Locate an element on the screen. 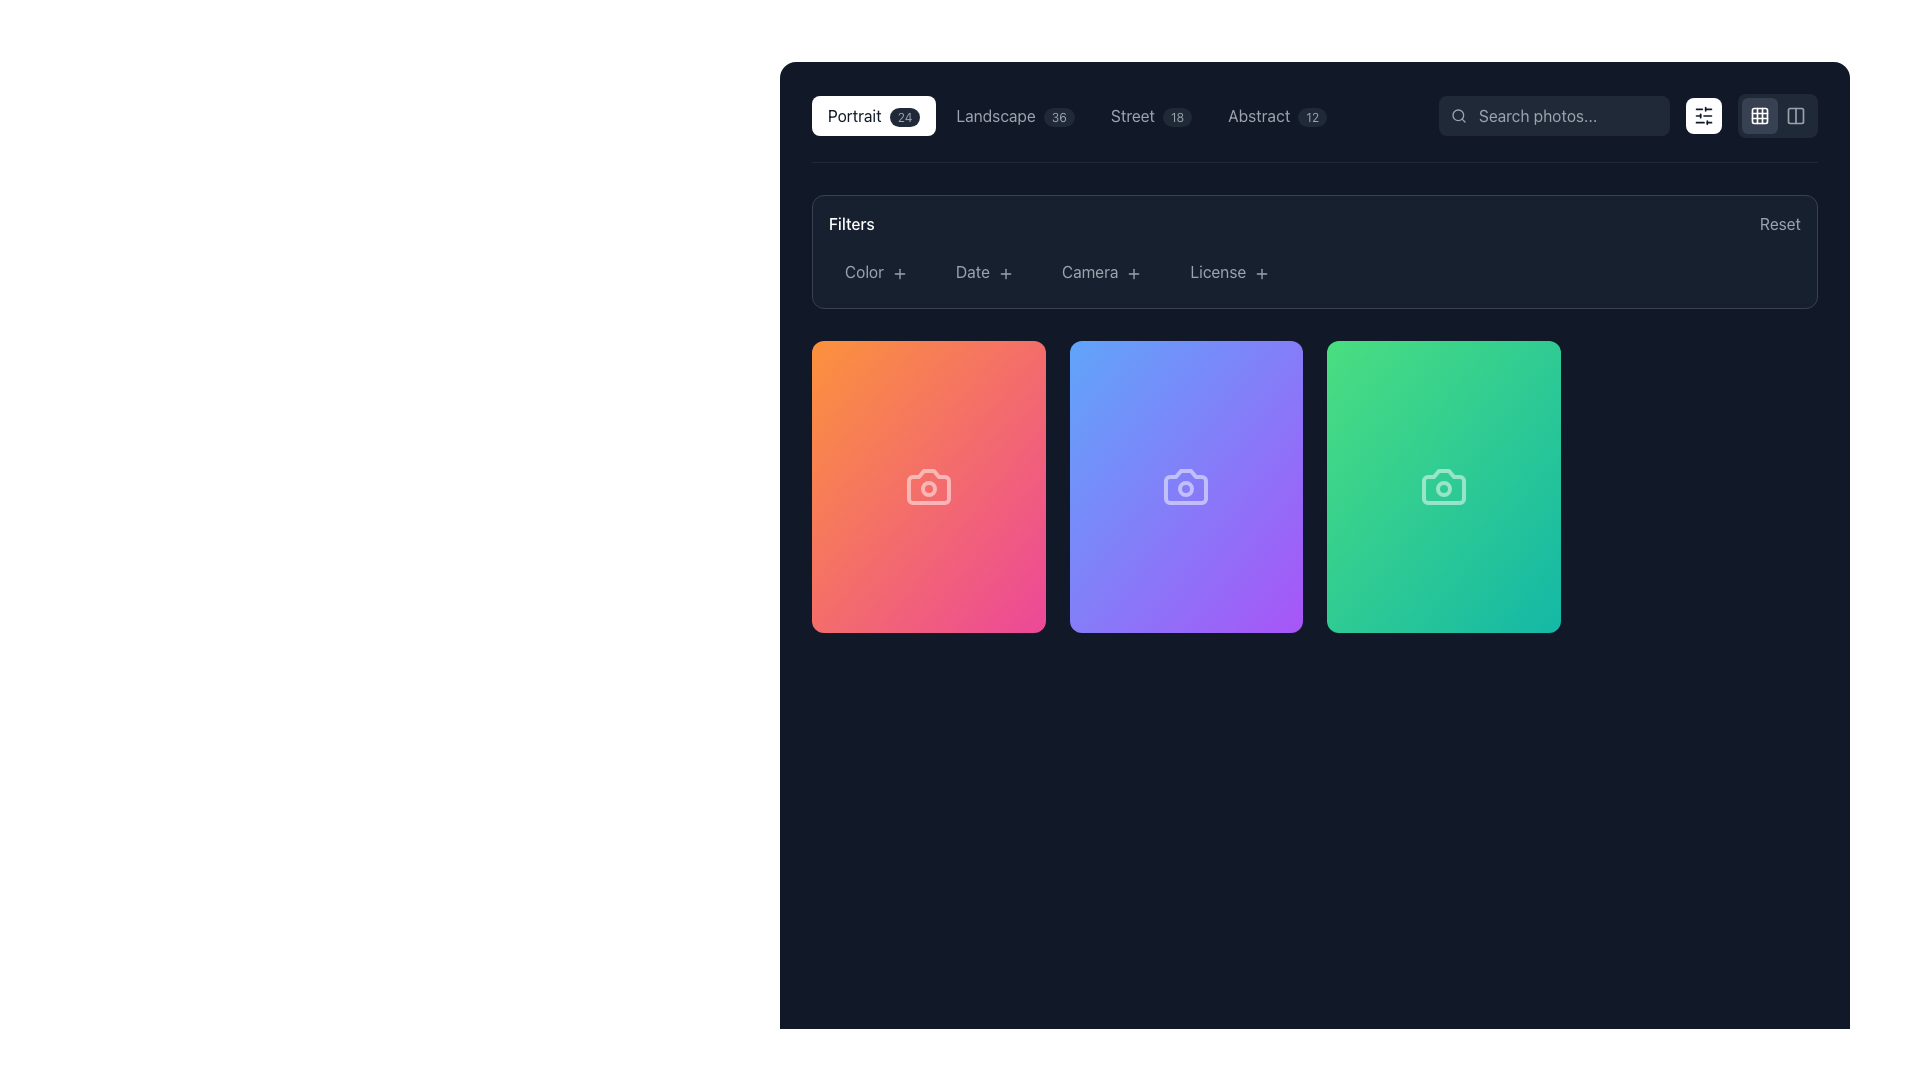 This screenshot has width=1920, height=1080. the vertical bars layout icon in the Button group with layout options is located at coordinates (1777, 115).